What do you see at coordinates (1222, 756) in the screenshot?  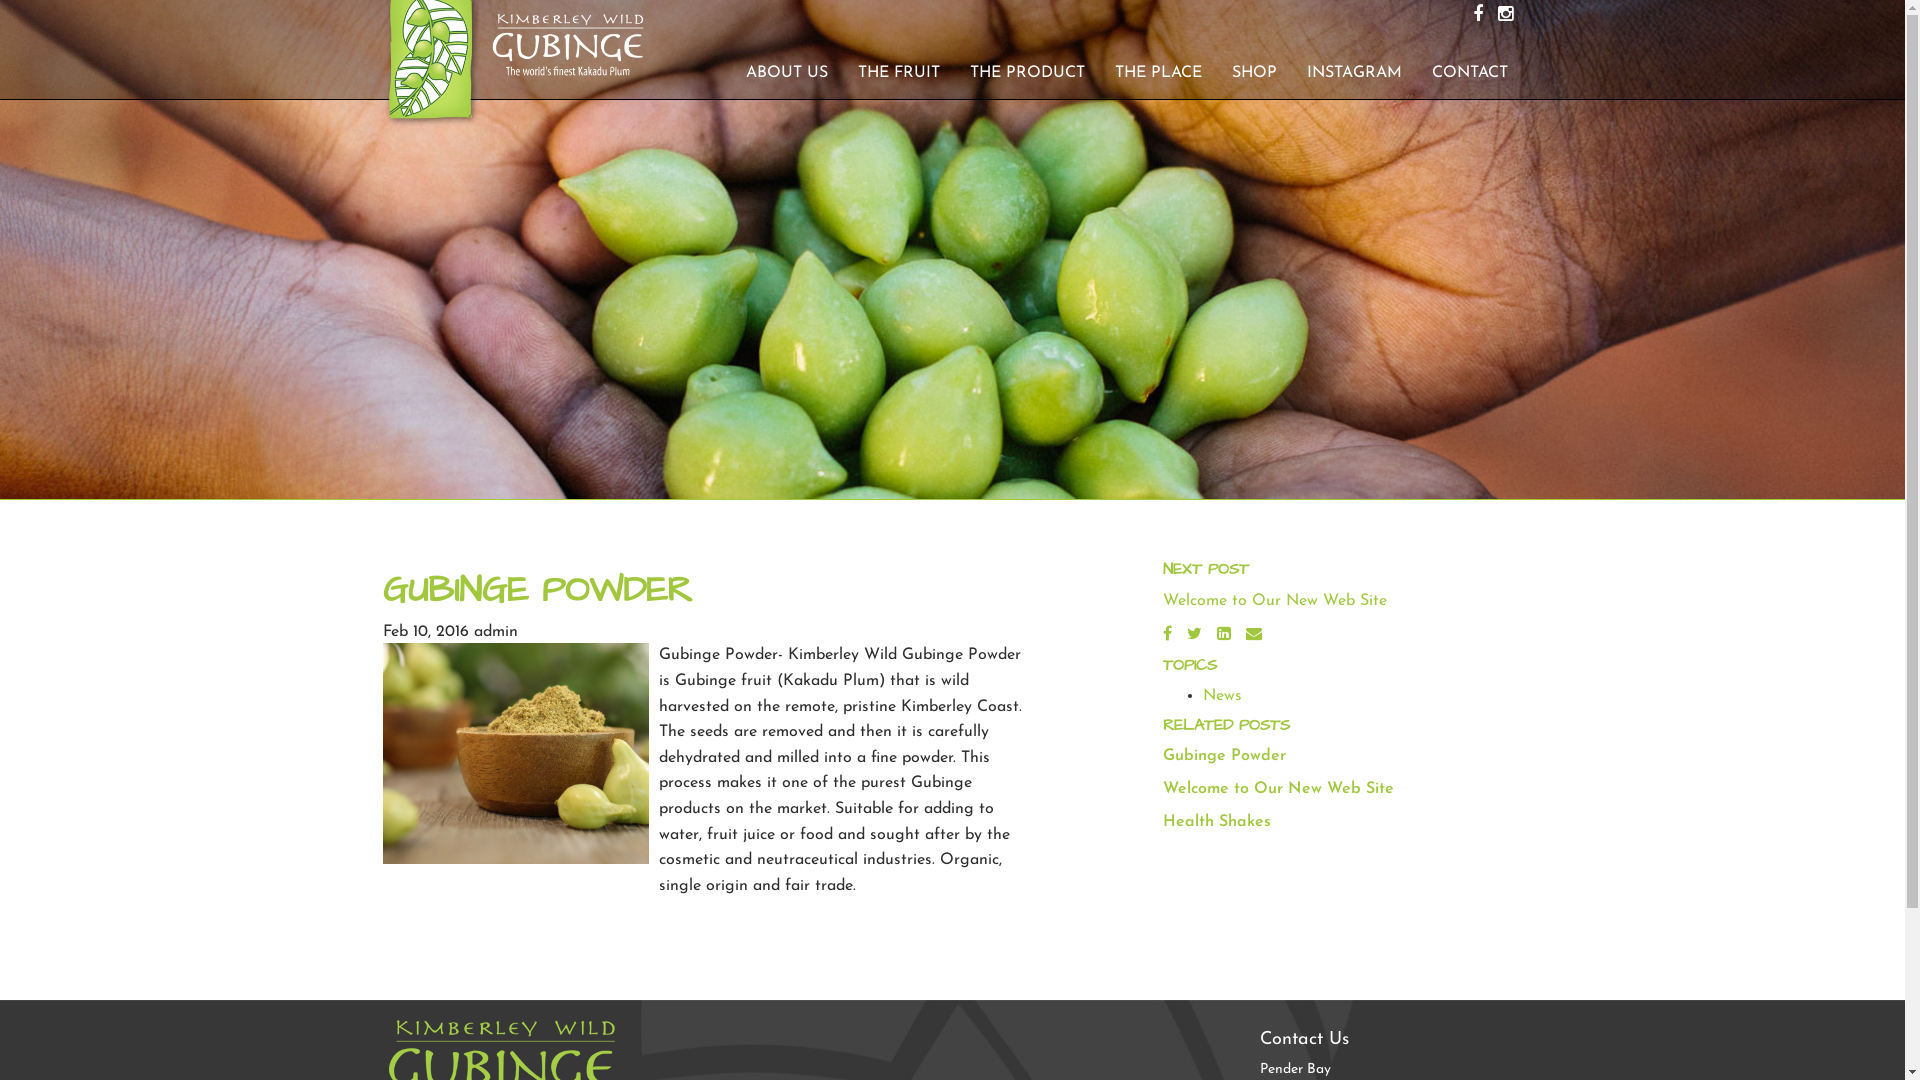 I see `'Gubinge Powder'` at bounding box center [1222, 756].